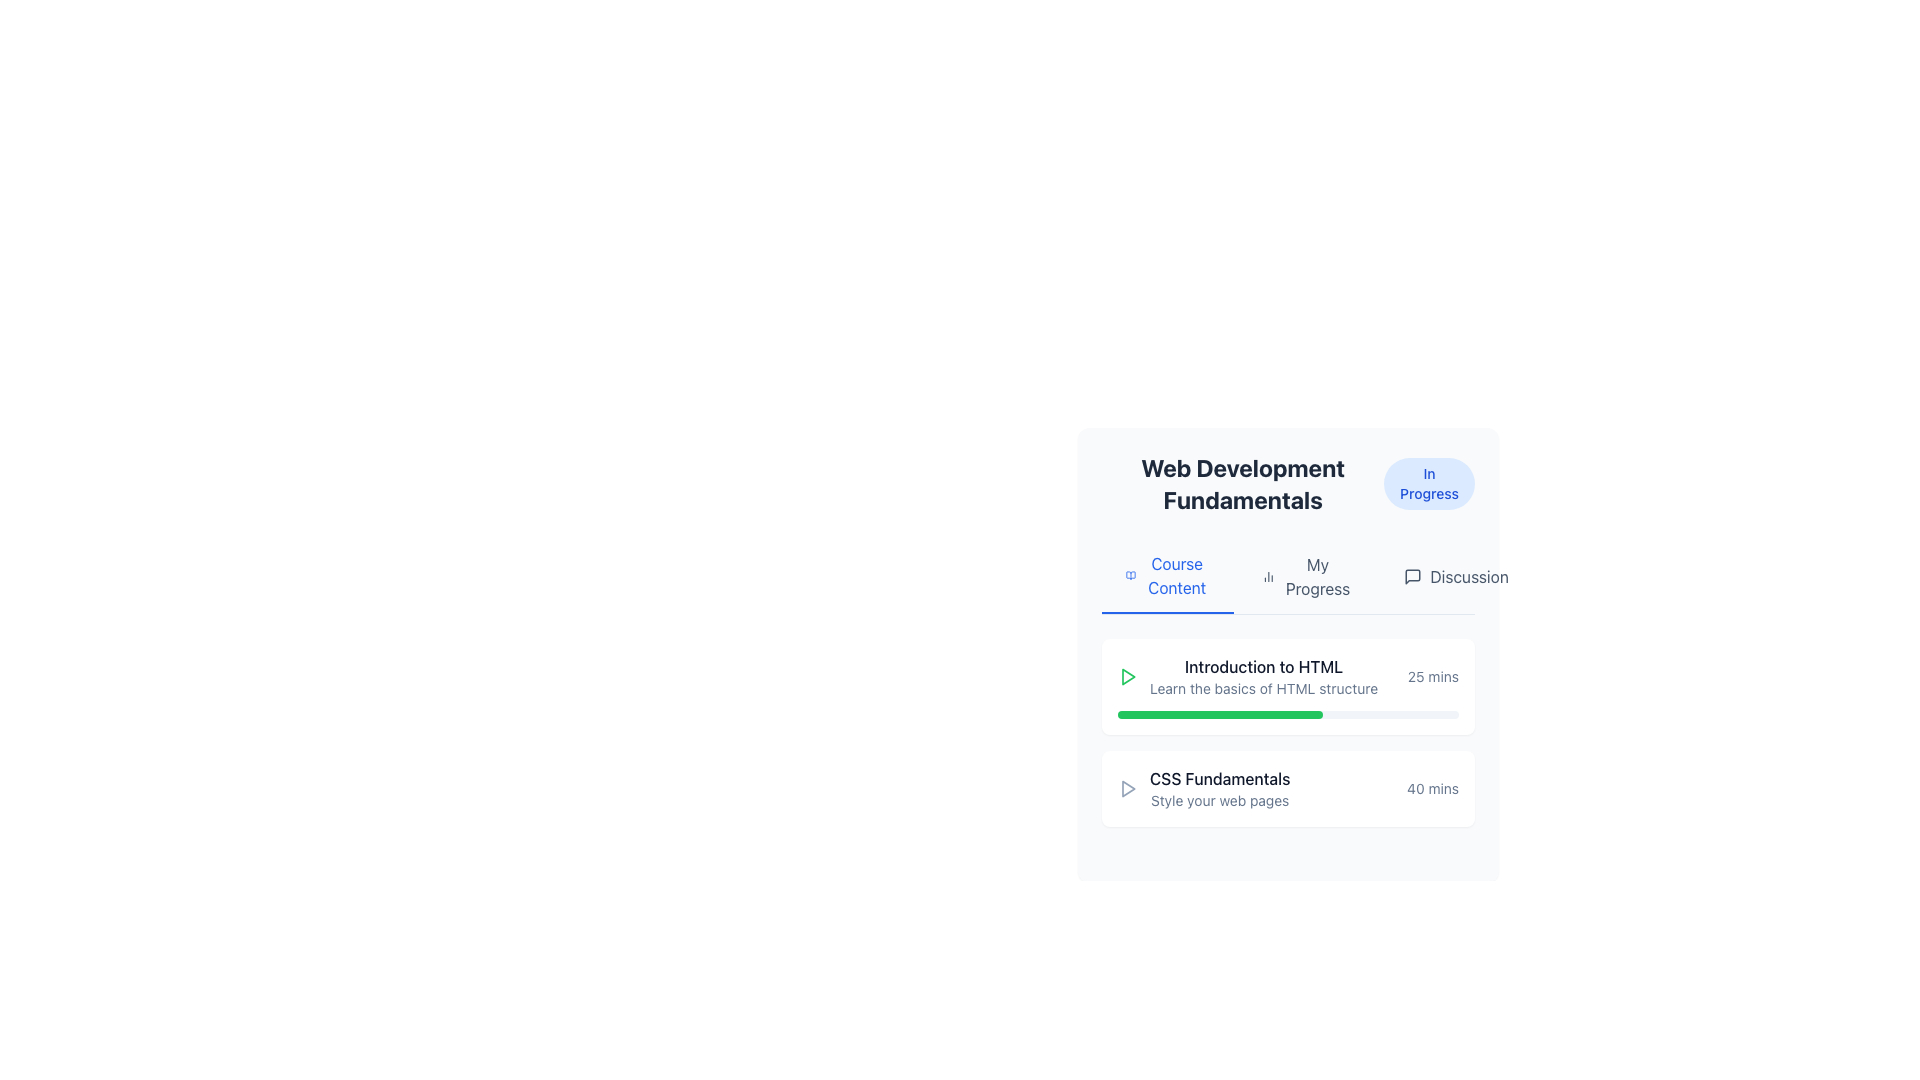 This screenshot has height=1080, width=1920. What do you see at coordinates (1247, 676) in the screenshot?
I see `the 'Introduction to HTML' course module entry with a green triangular play icon` at bounding box center [1247, 676].